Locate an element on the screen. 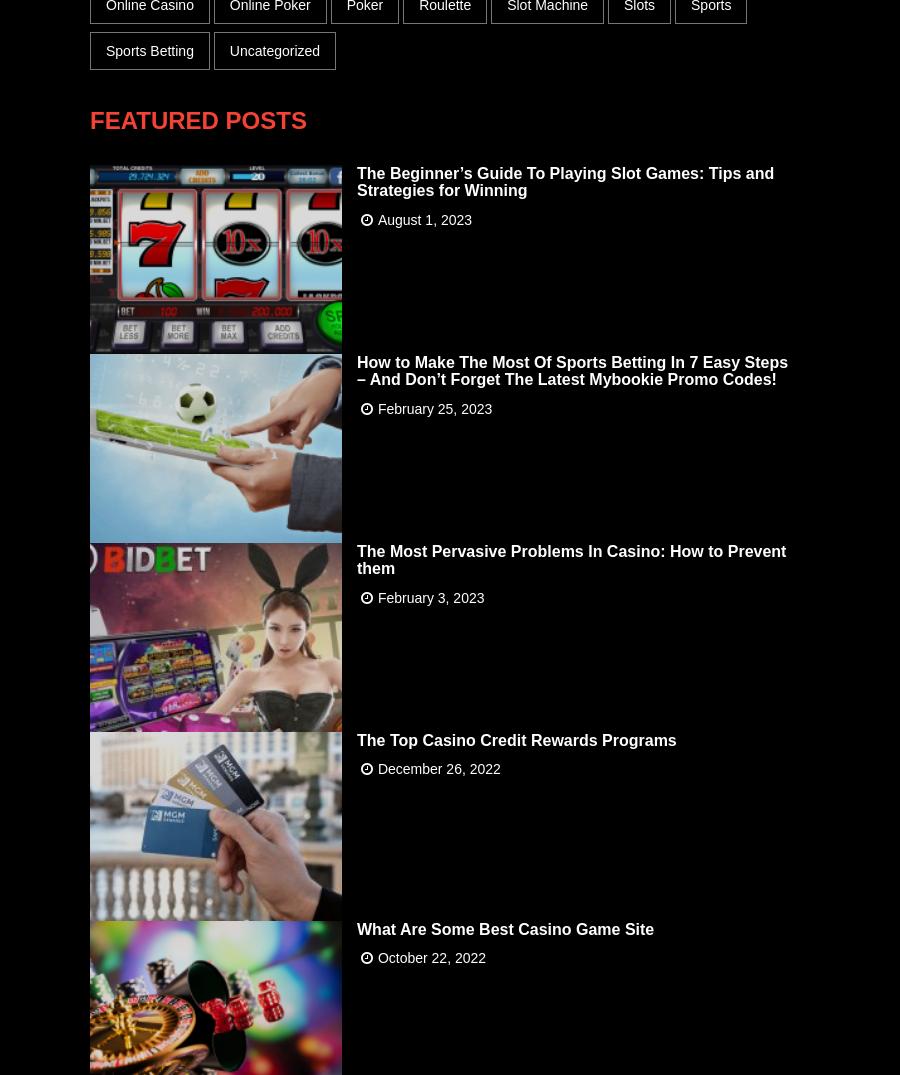 The image size is (900, 1075). 'What Are Some Best Casino Game Site' is located at coordinates (357, 926).